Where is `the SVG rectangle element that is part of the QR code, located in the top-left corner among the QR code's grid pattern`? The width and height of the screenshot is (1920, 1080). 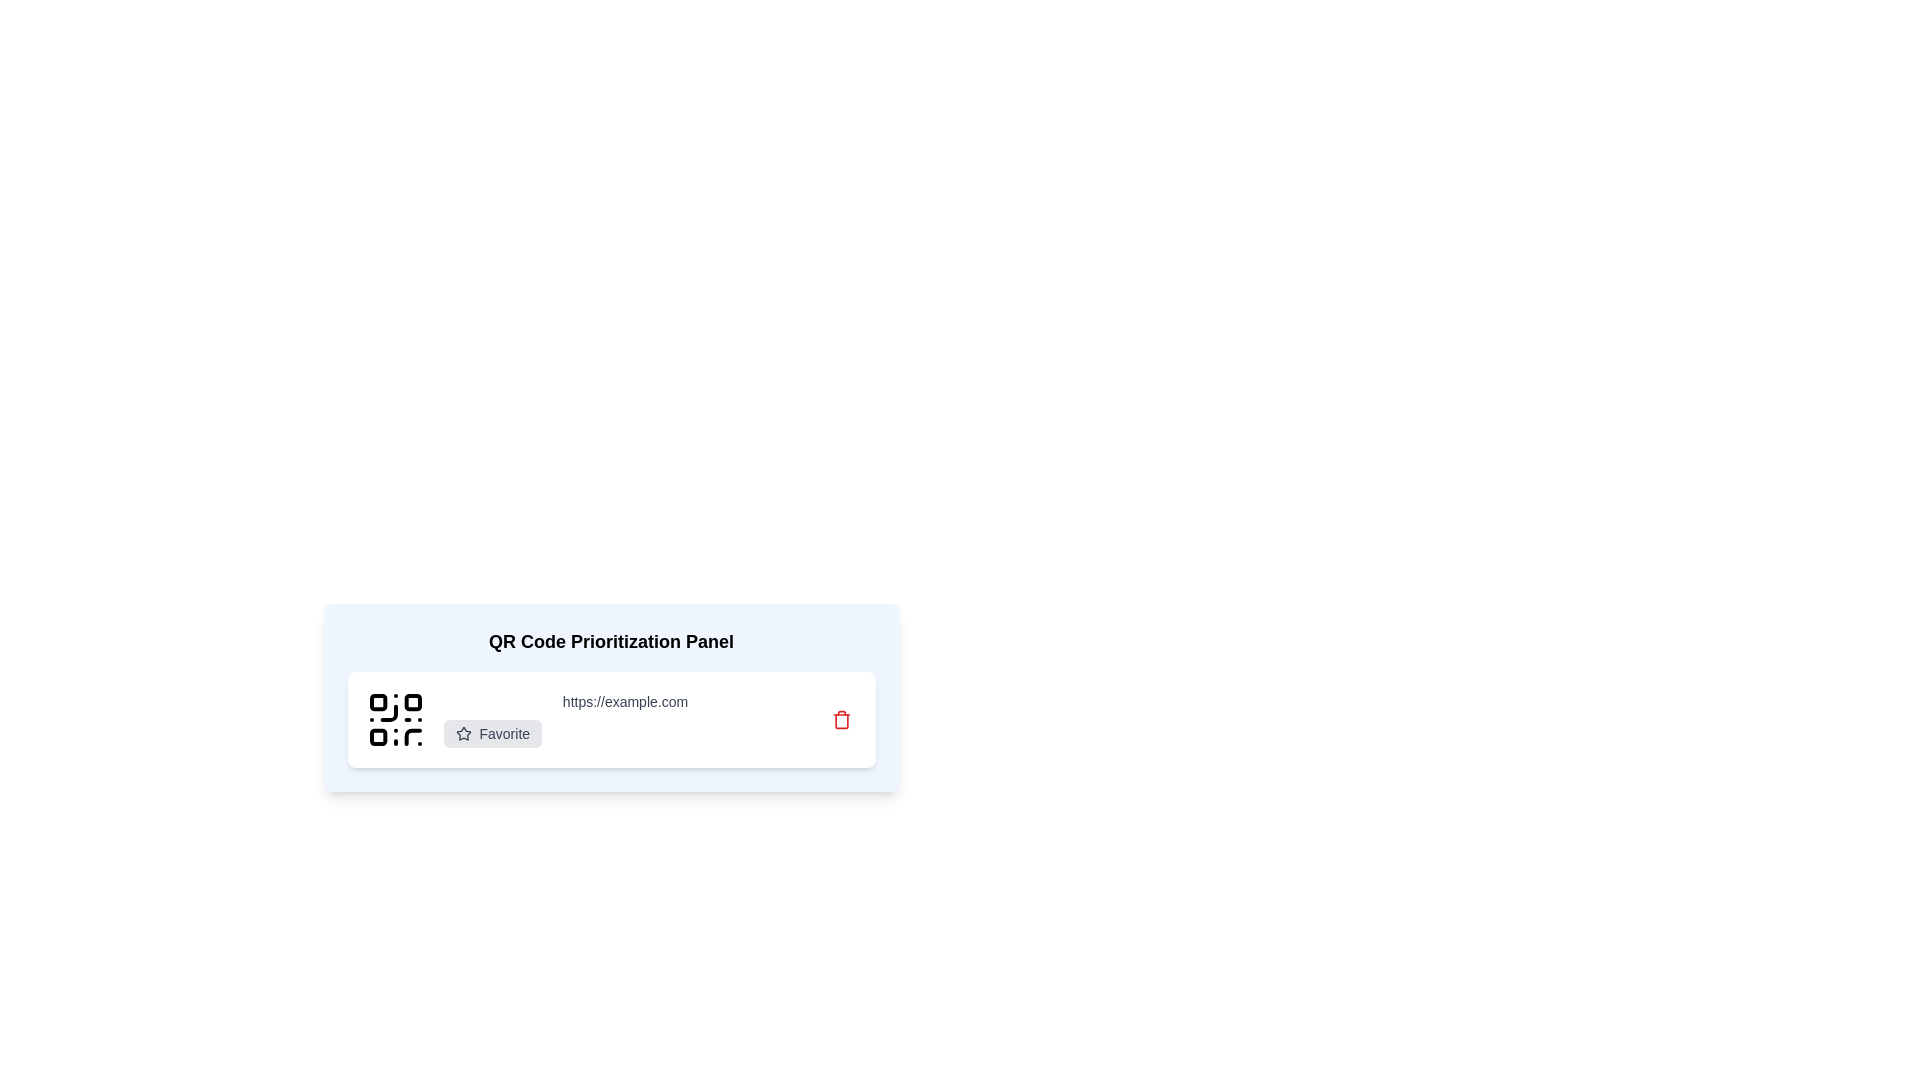 the SVG rectangle element that is part of the QR code, located in the top-left corner among the QR code's grid pattern is located at coordinates (378, 701).